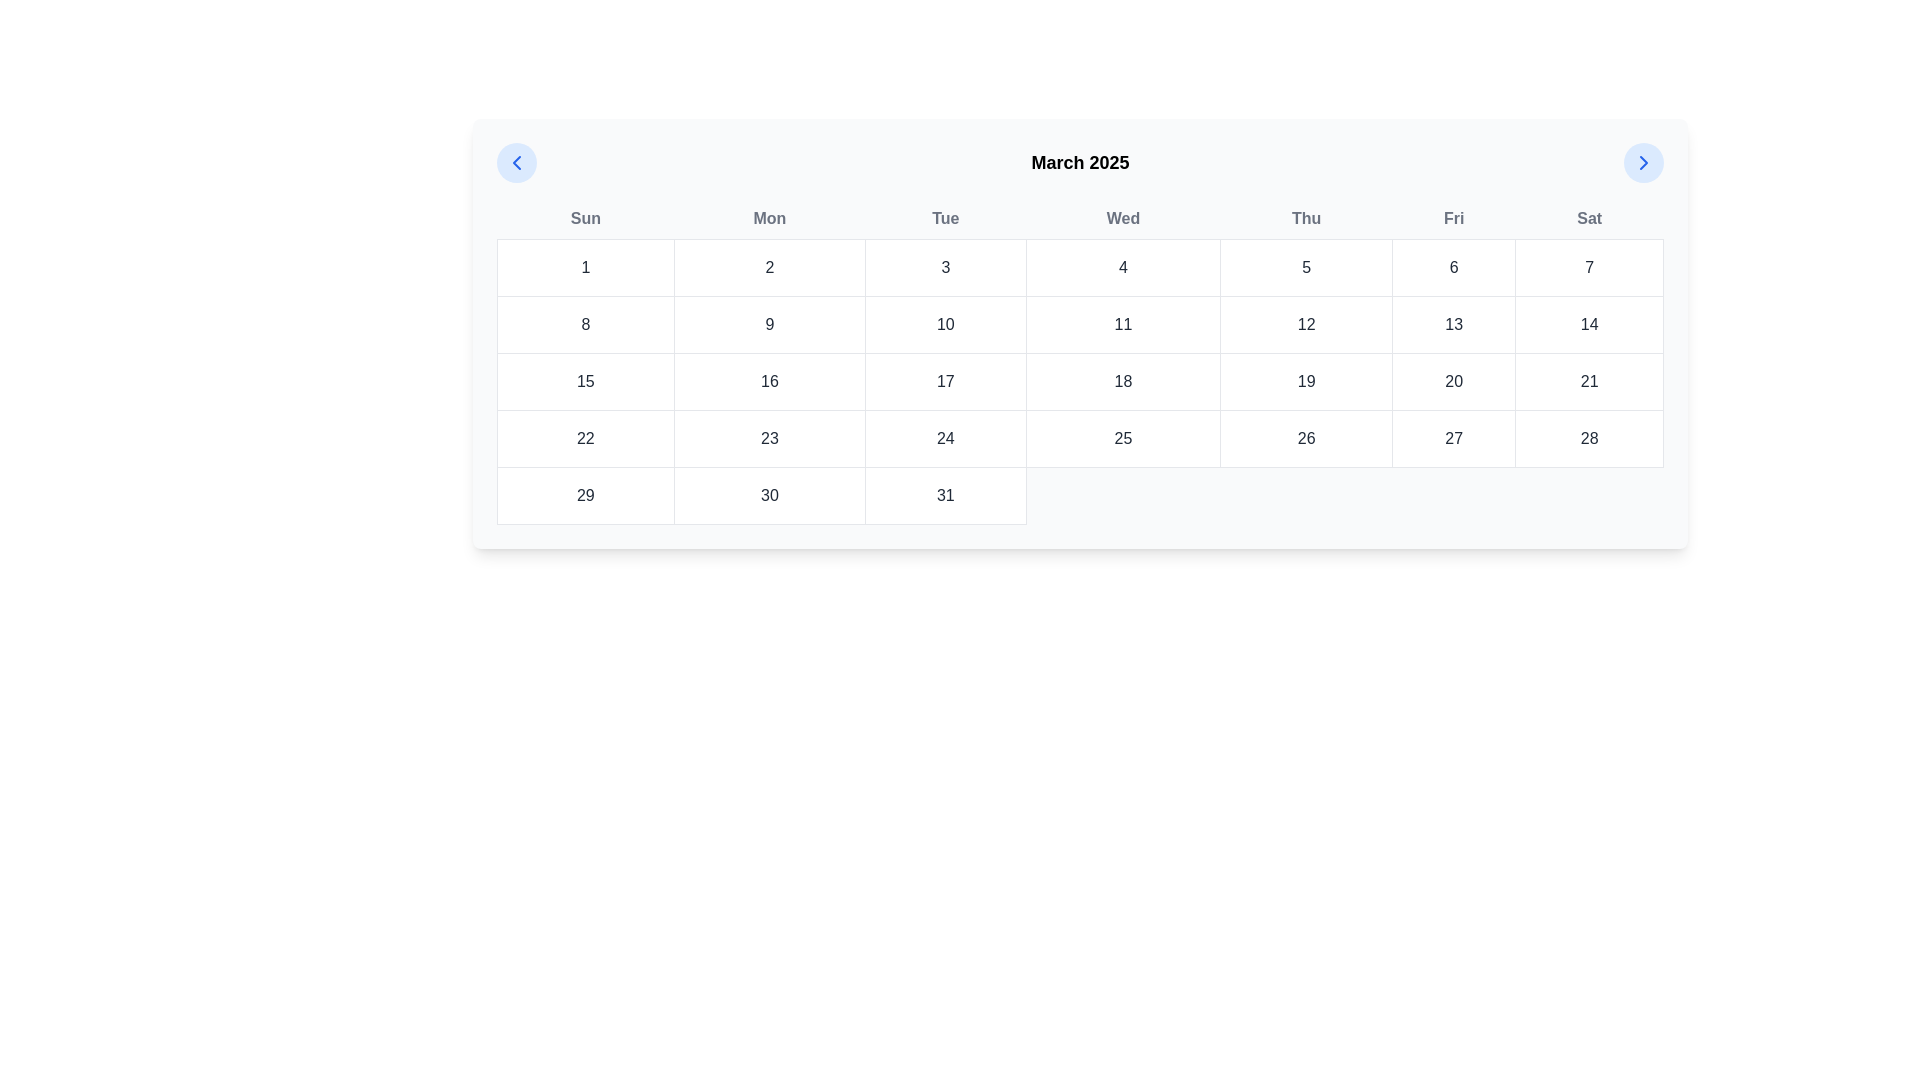 The width and height of the screenshot is (1920, 1080). What do you see at coordinates (584, 495) in the screenshot?
I see `the clickable calendar date cell element displaying the number '29' to observe its hover effects` at bounding box center [584, 495].